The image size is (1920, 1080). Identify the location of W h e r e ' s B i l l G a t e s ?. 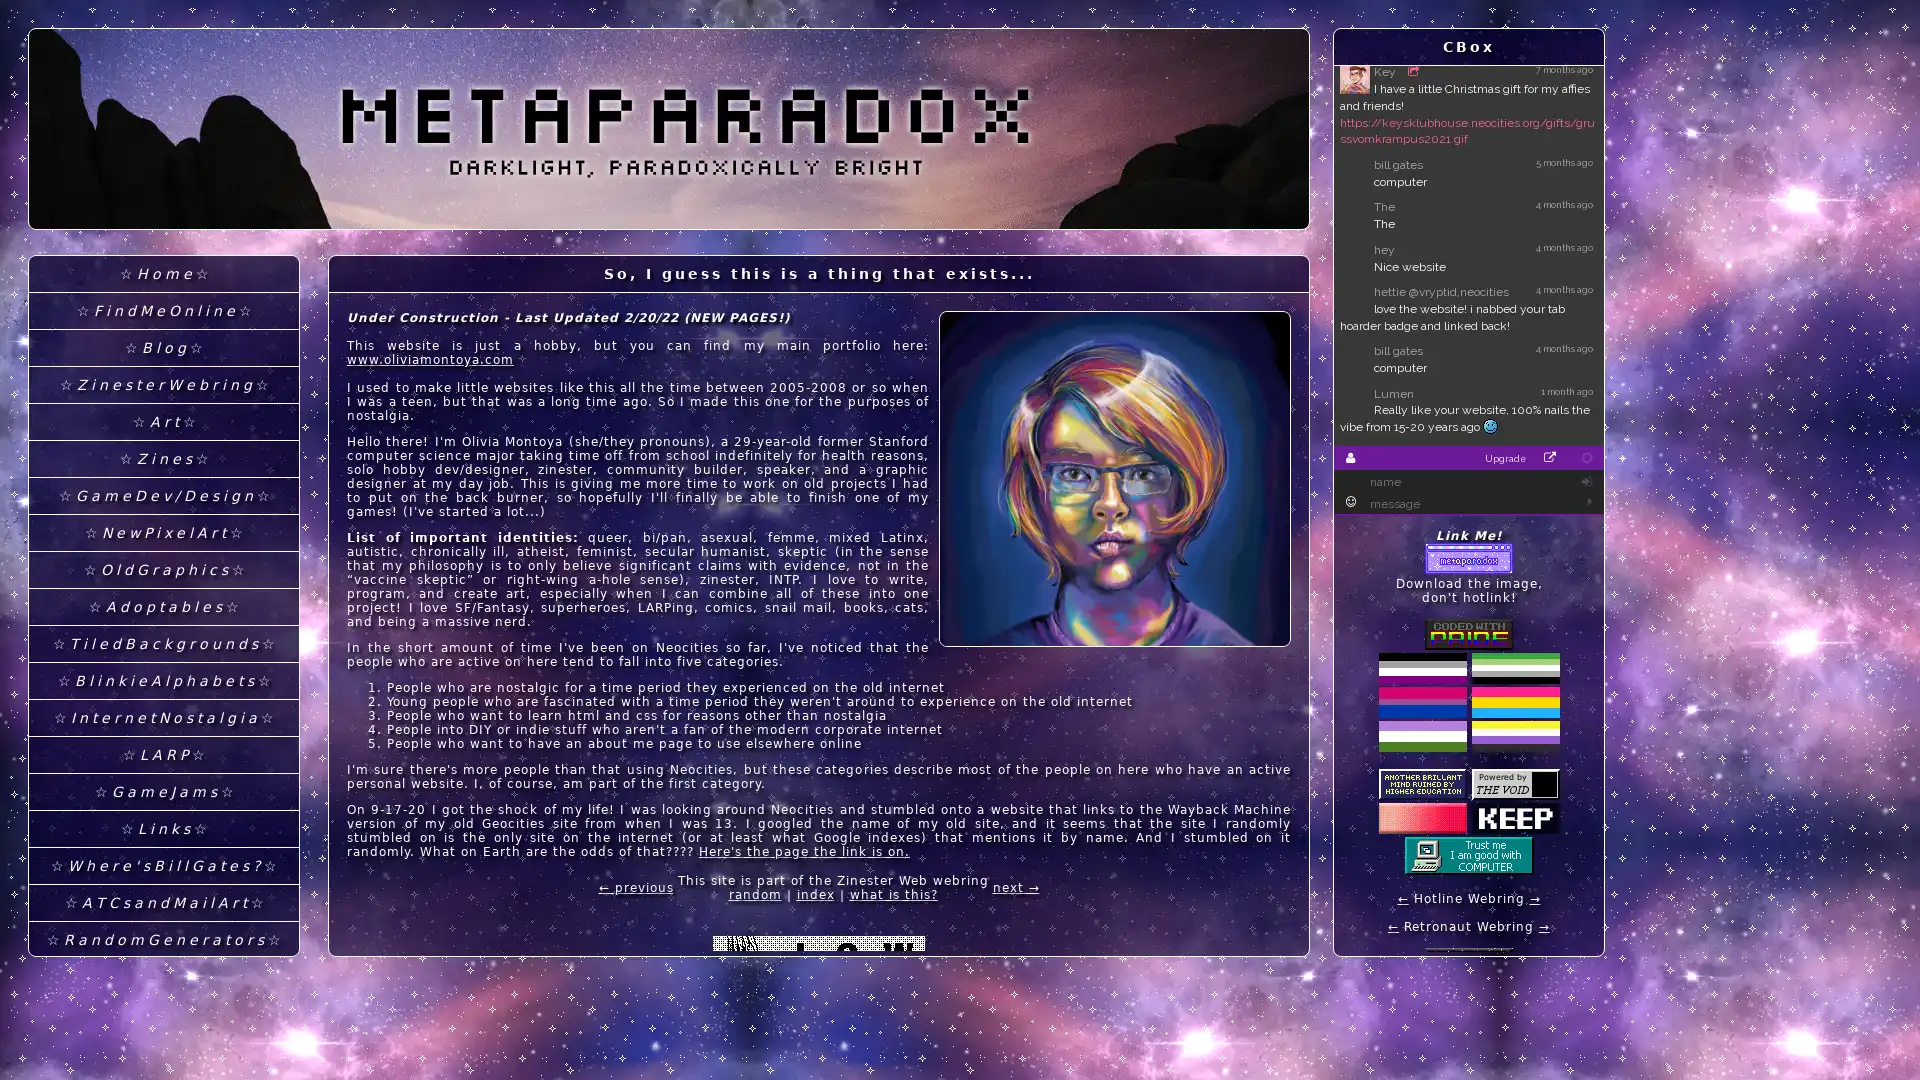
(163, 865).